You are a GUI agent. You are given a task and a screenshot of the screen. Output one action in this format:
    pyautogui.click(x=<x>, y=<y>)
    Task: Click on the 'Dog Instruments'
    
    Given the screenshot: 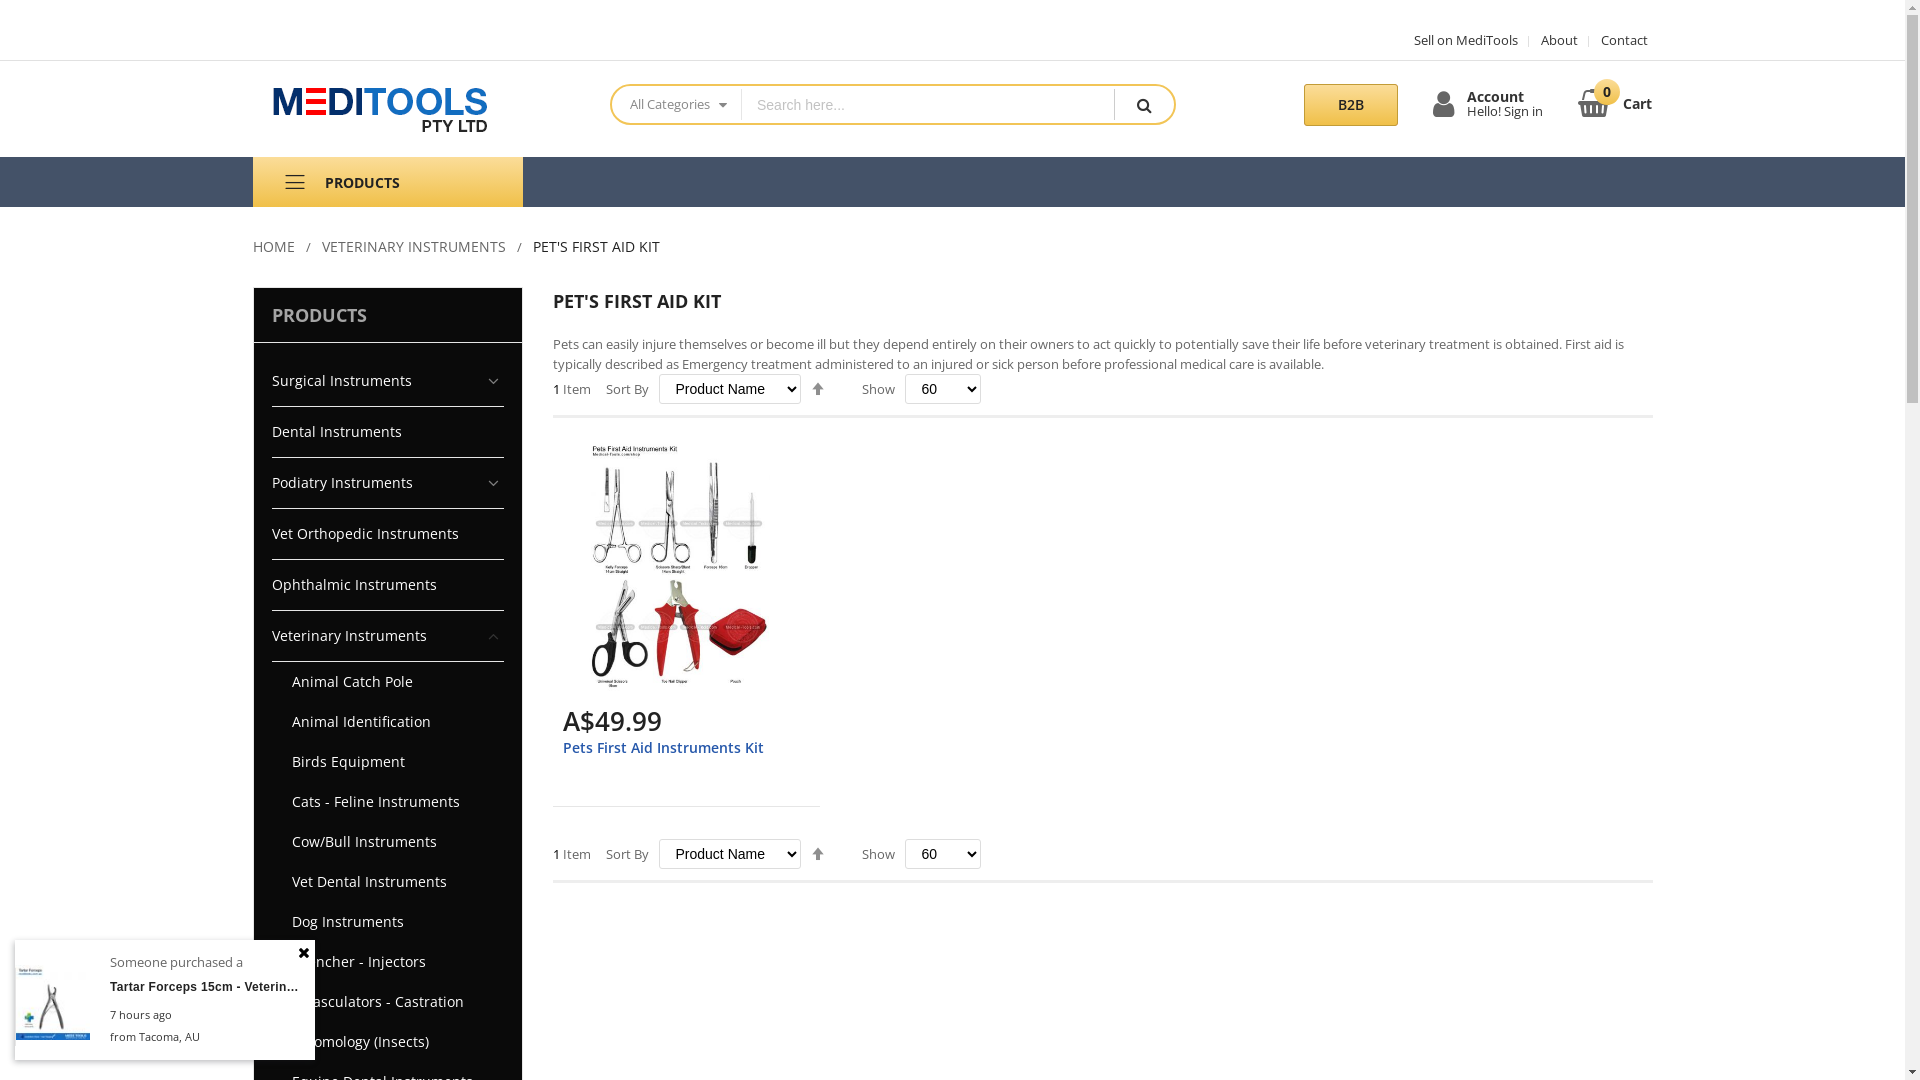 What is the action you would take?
    pyautogui.click(x=388, y=921)
    